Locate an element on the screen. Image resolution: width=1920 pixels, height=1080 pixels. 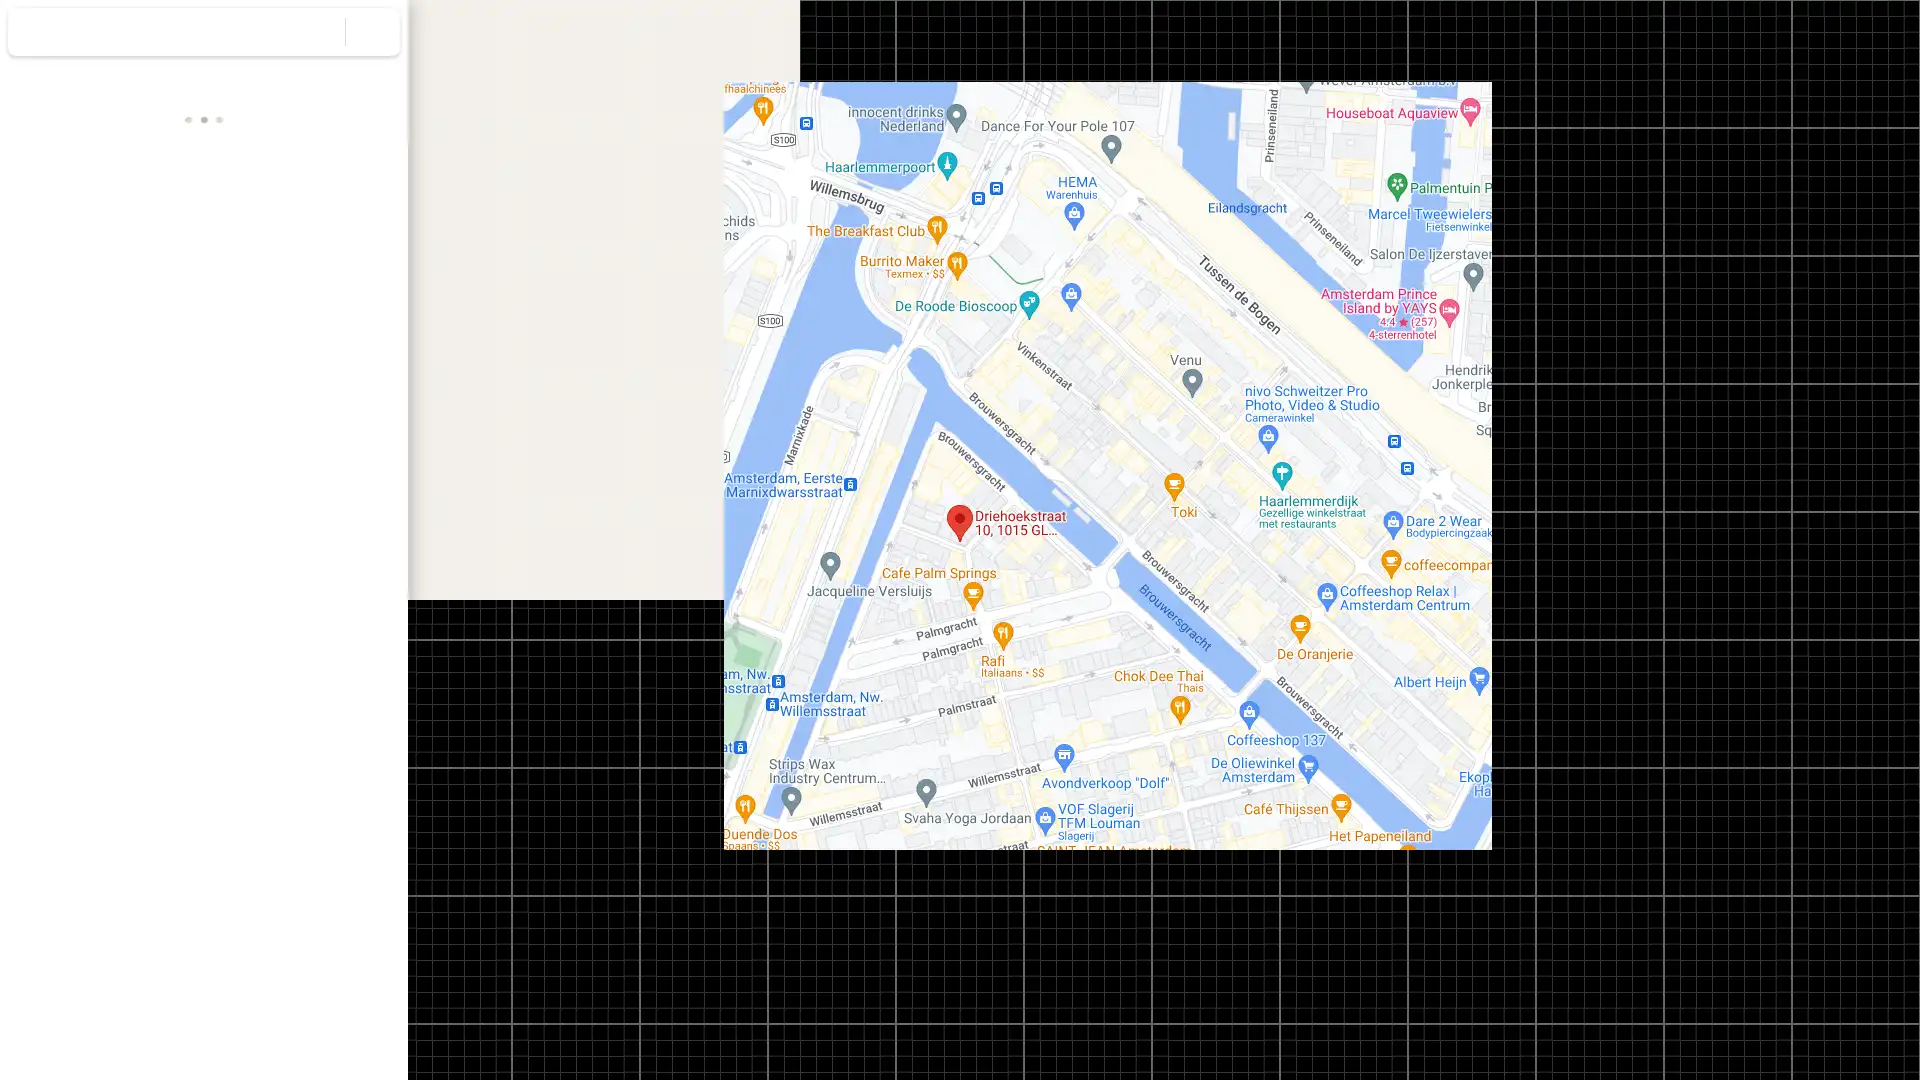
Driehoekstraat 10 delen is located at coordinates (349, 342).